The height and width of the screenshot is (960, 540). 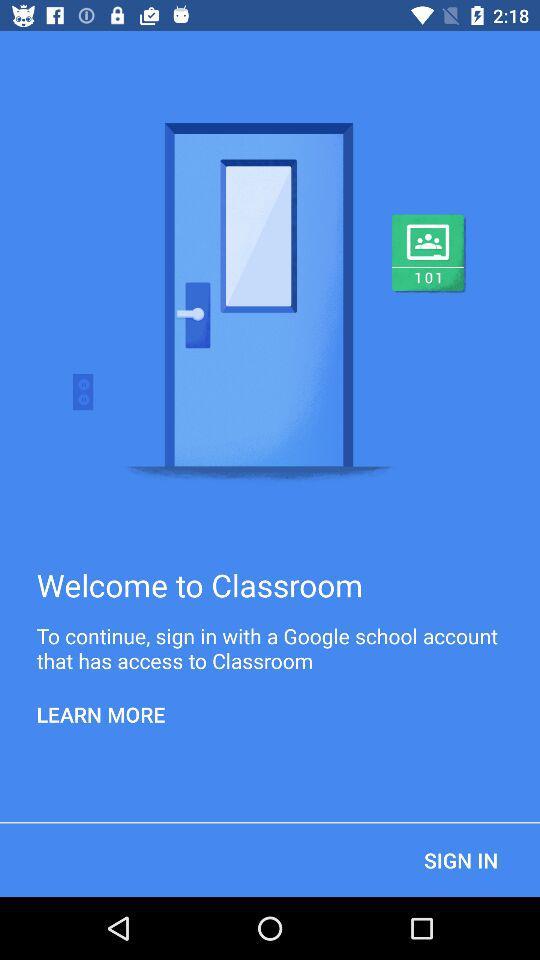 I want to click on icon below the to continue sign item, so click(x=100, y=714).